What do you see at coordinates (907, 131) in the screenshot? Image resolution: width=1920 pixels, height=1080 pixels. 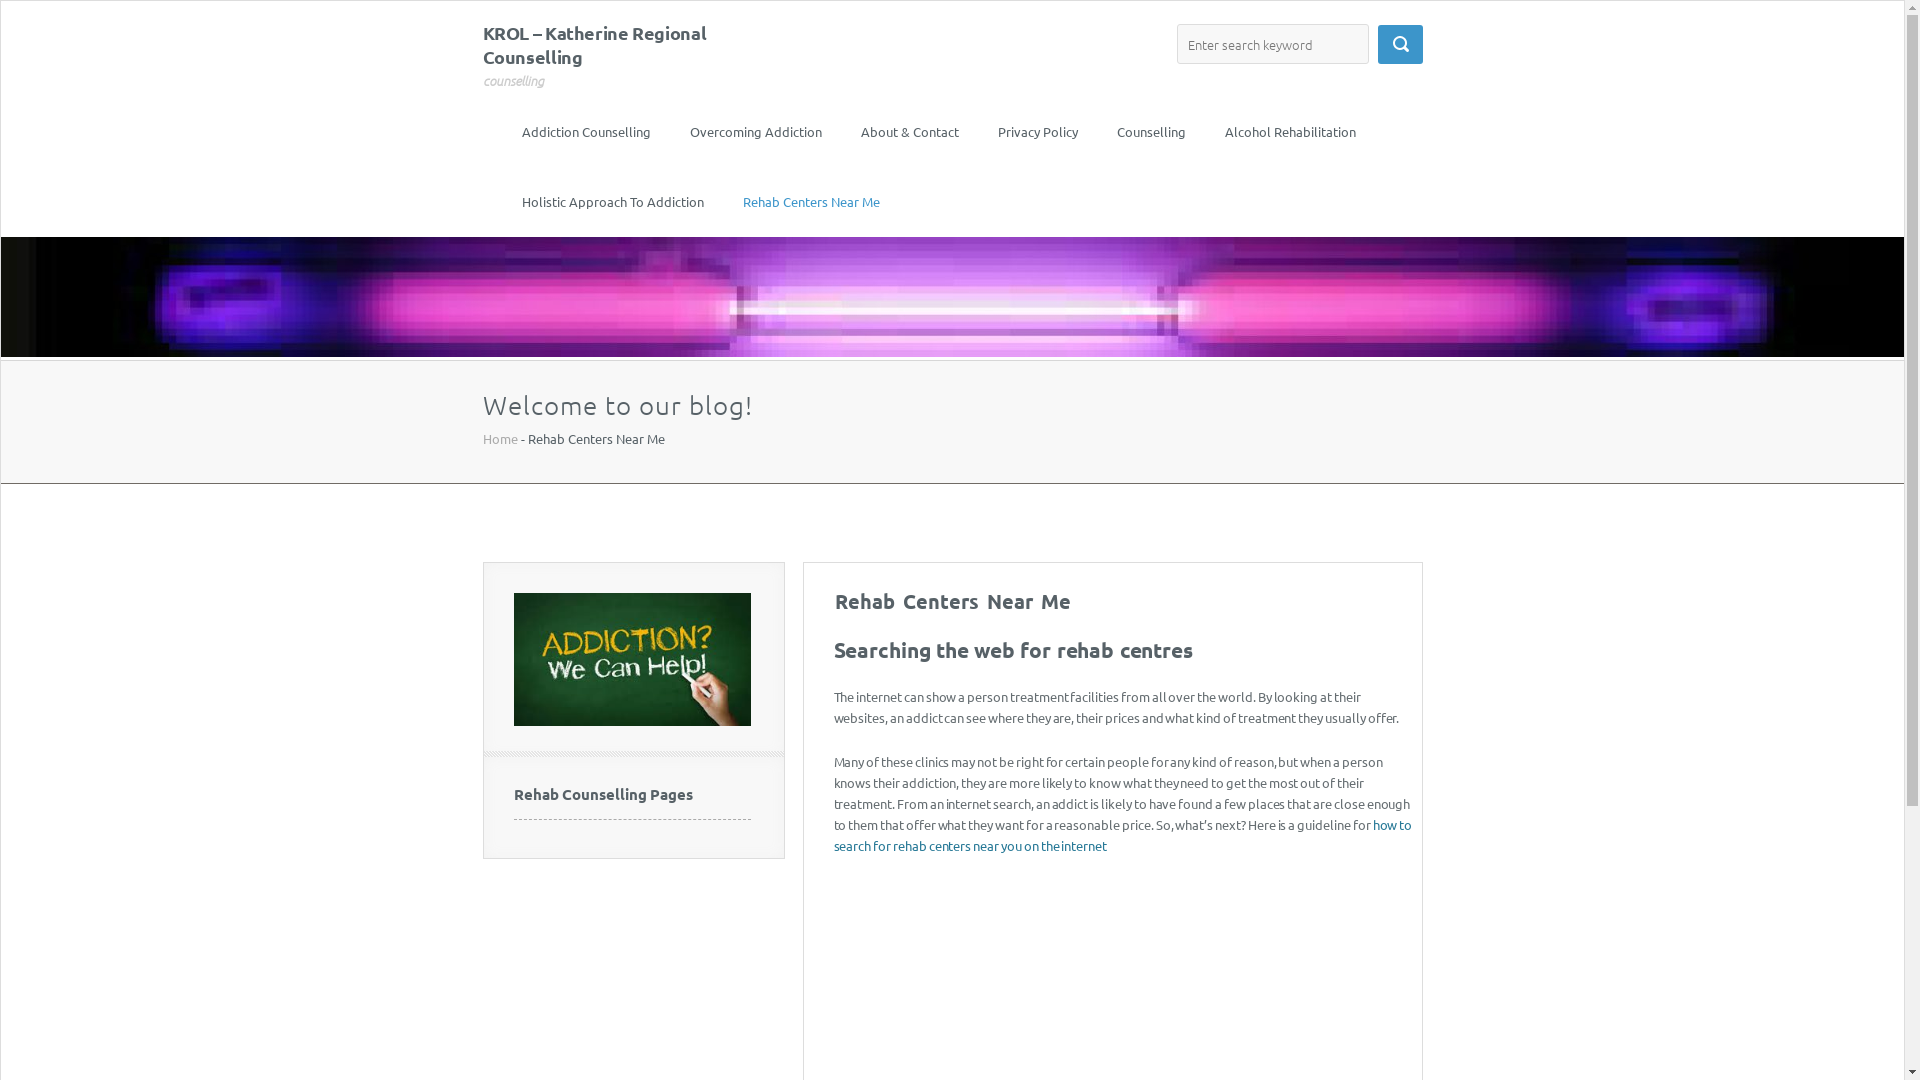 I see `'About & Contact'` at bounding box center [907, 131].